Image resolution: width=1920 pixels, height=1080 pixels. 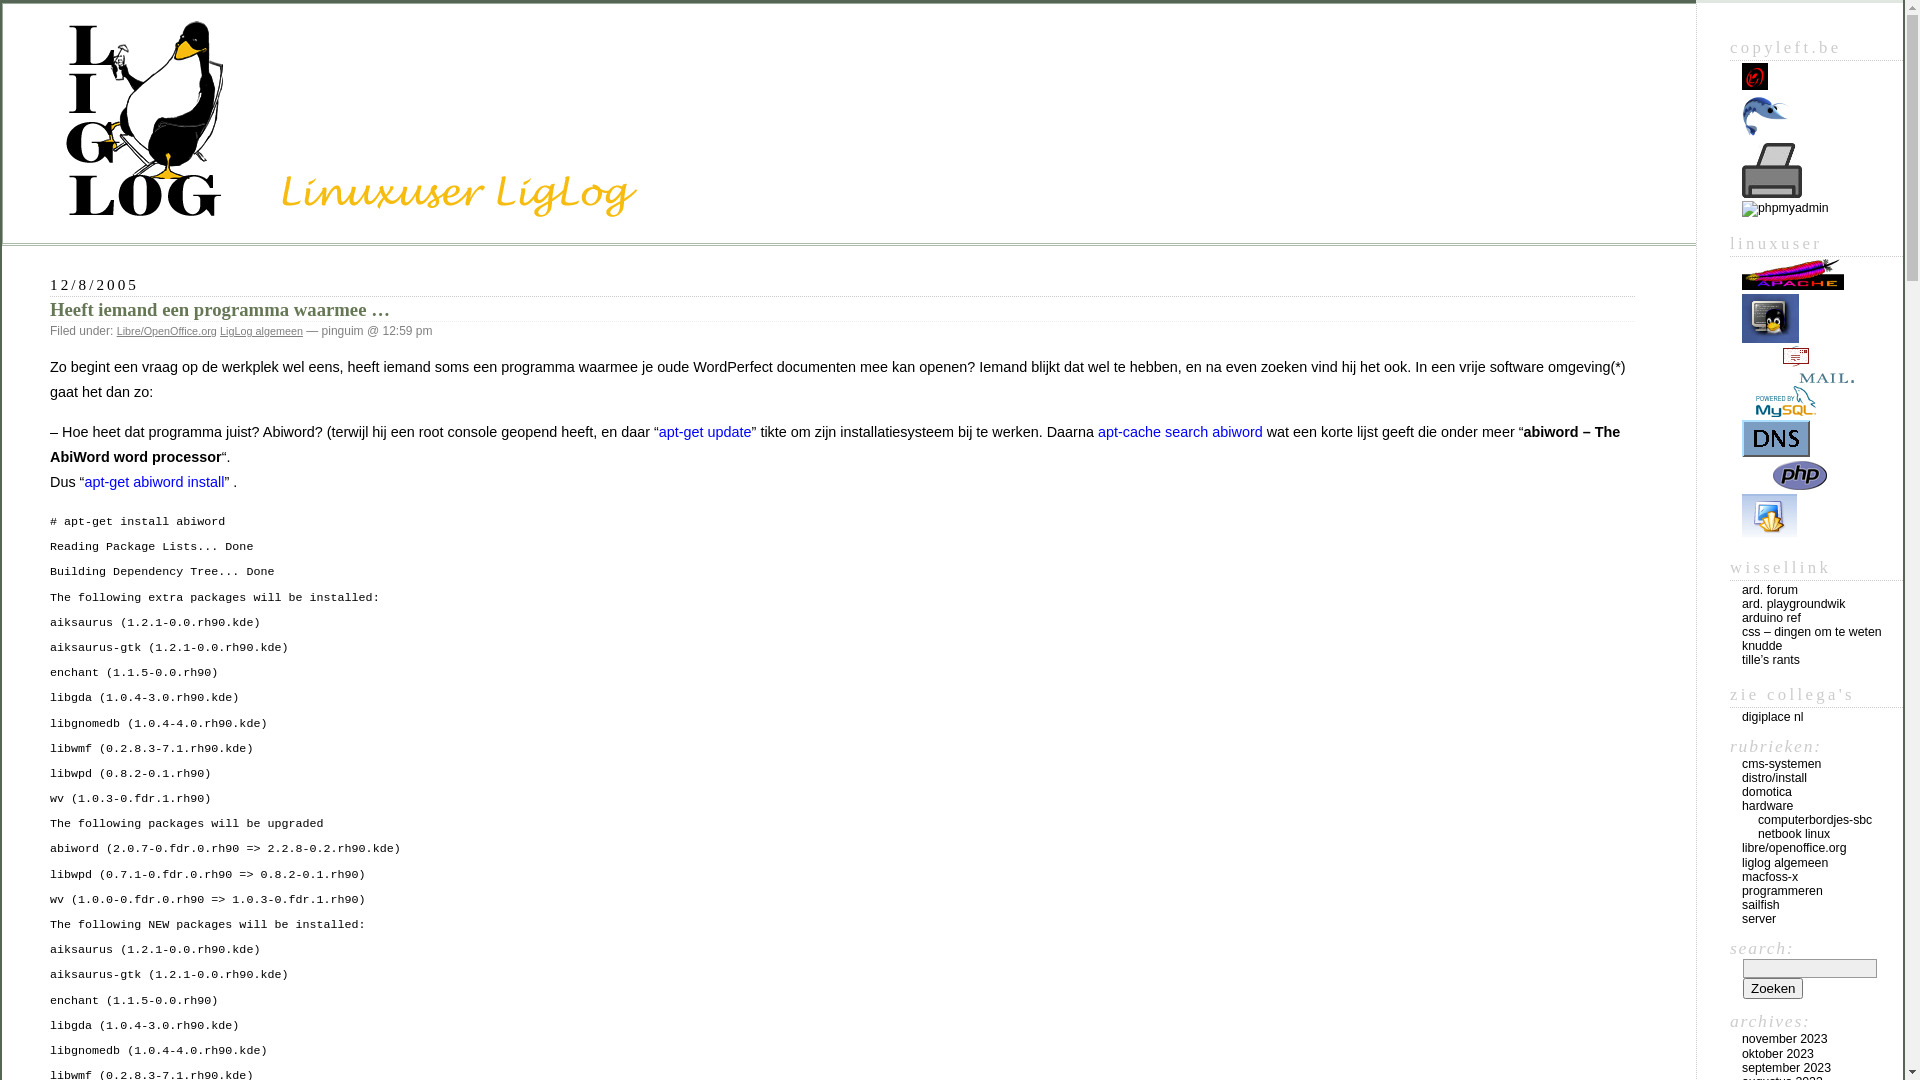 What do you see at coordinates (1785, 1037) in the screenshot?
I see `'november 2023'` at bounding box center [1785, 1037].